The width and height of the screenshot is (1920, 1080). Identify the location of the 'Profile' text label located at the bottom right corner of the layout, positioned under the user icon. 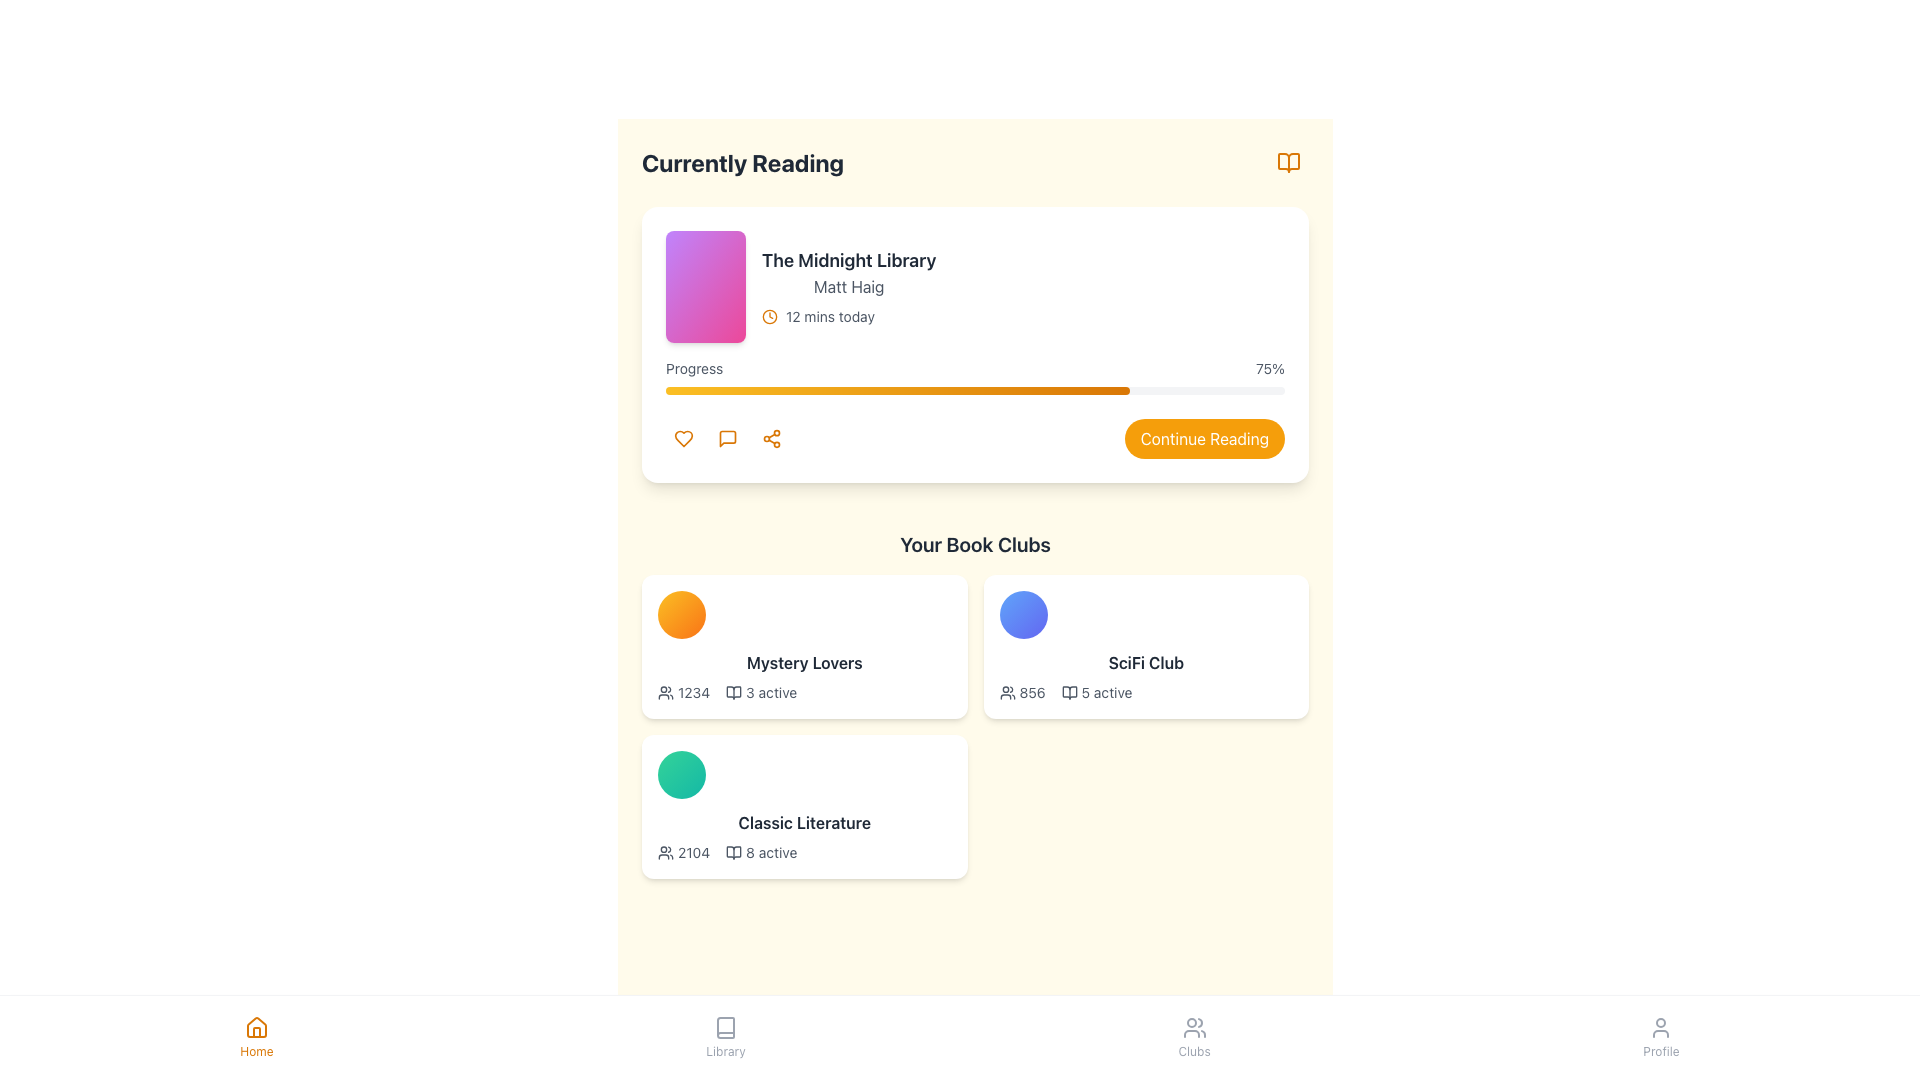
(1661, 1051).